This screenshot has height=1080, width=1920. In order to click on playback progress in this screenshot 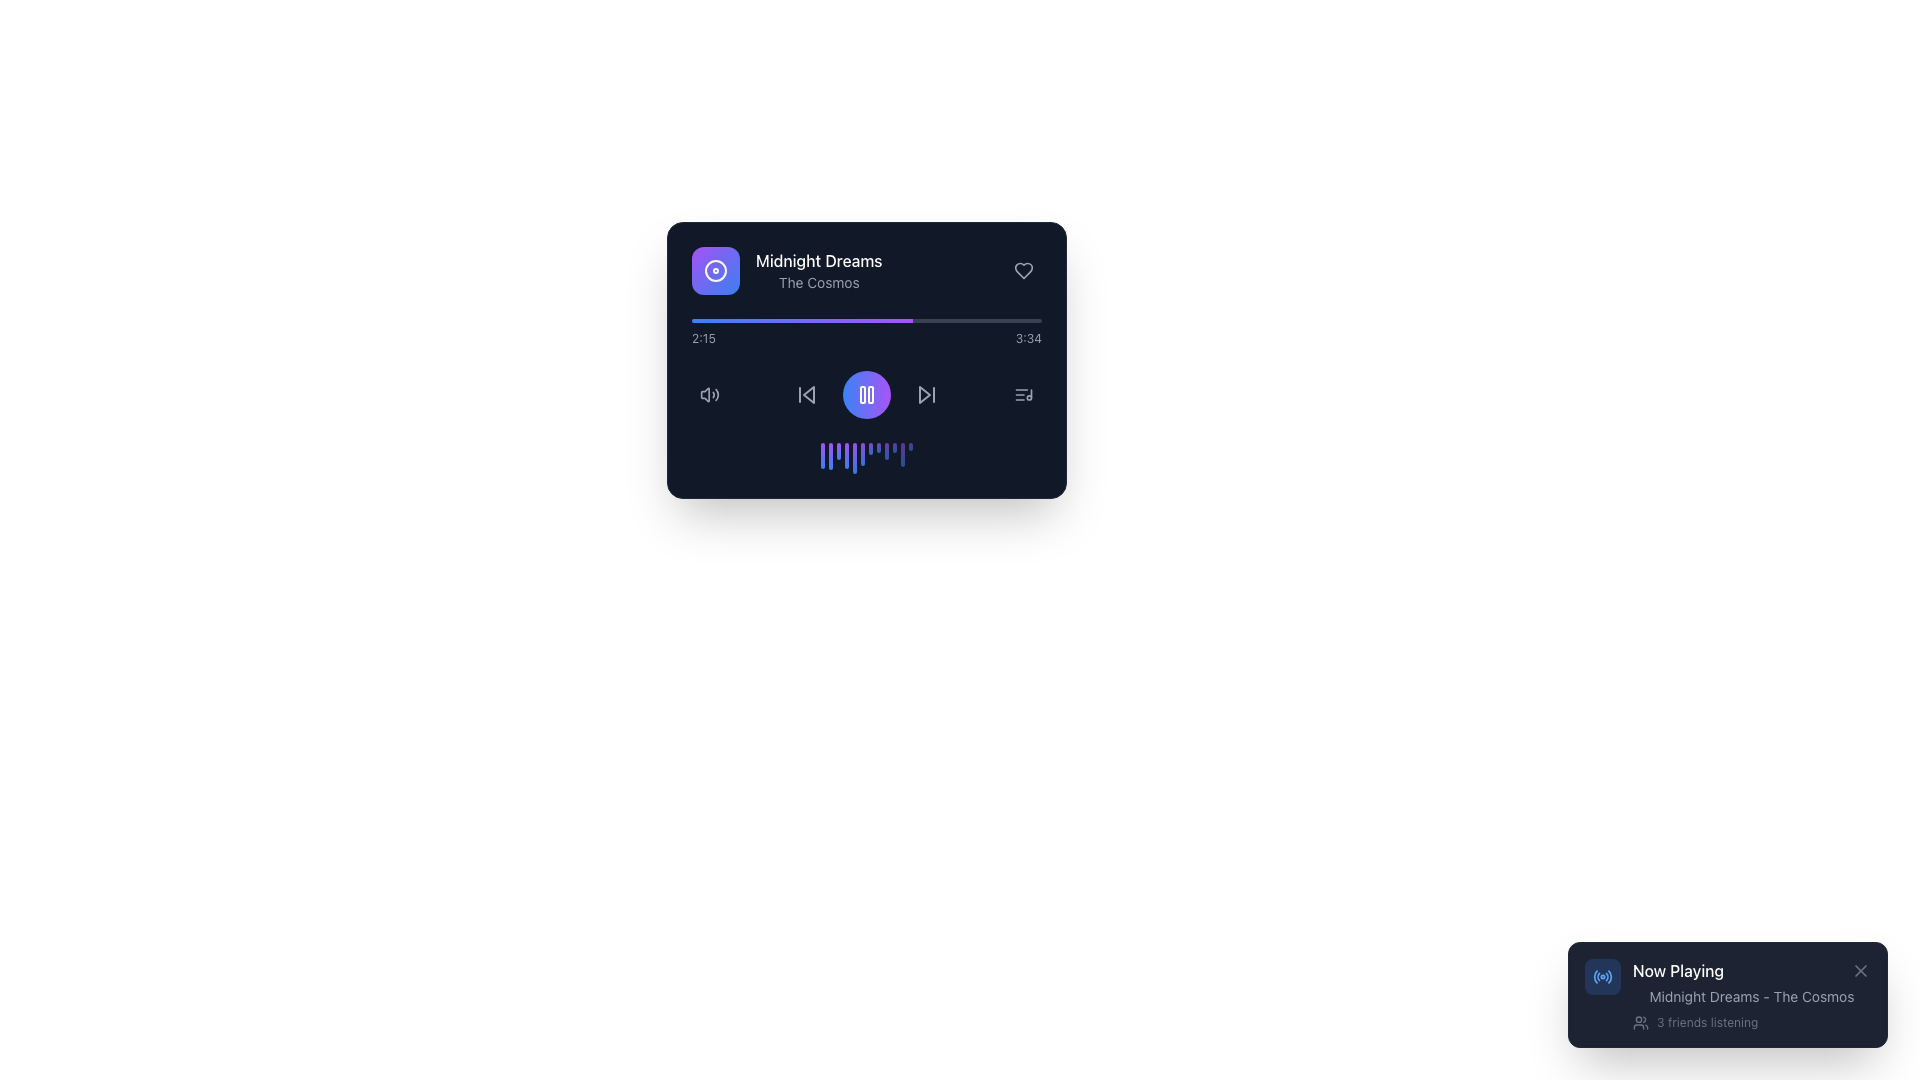, I will do `click(737, 319)`.